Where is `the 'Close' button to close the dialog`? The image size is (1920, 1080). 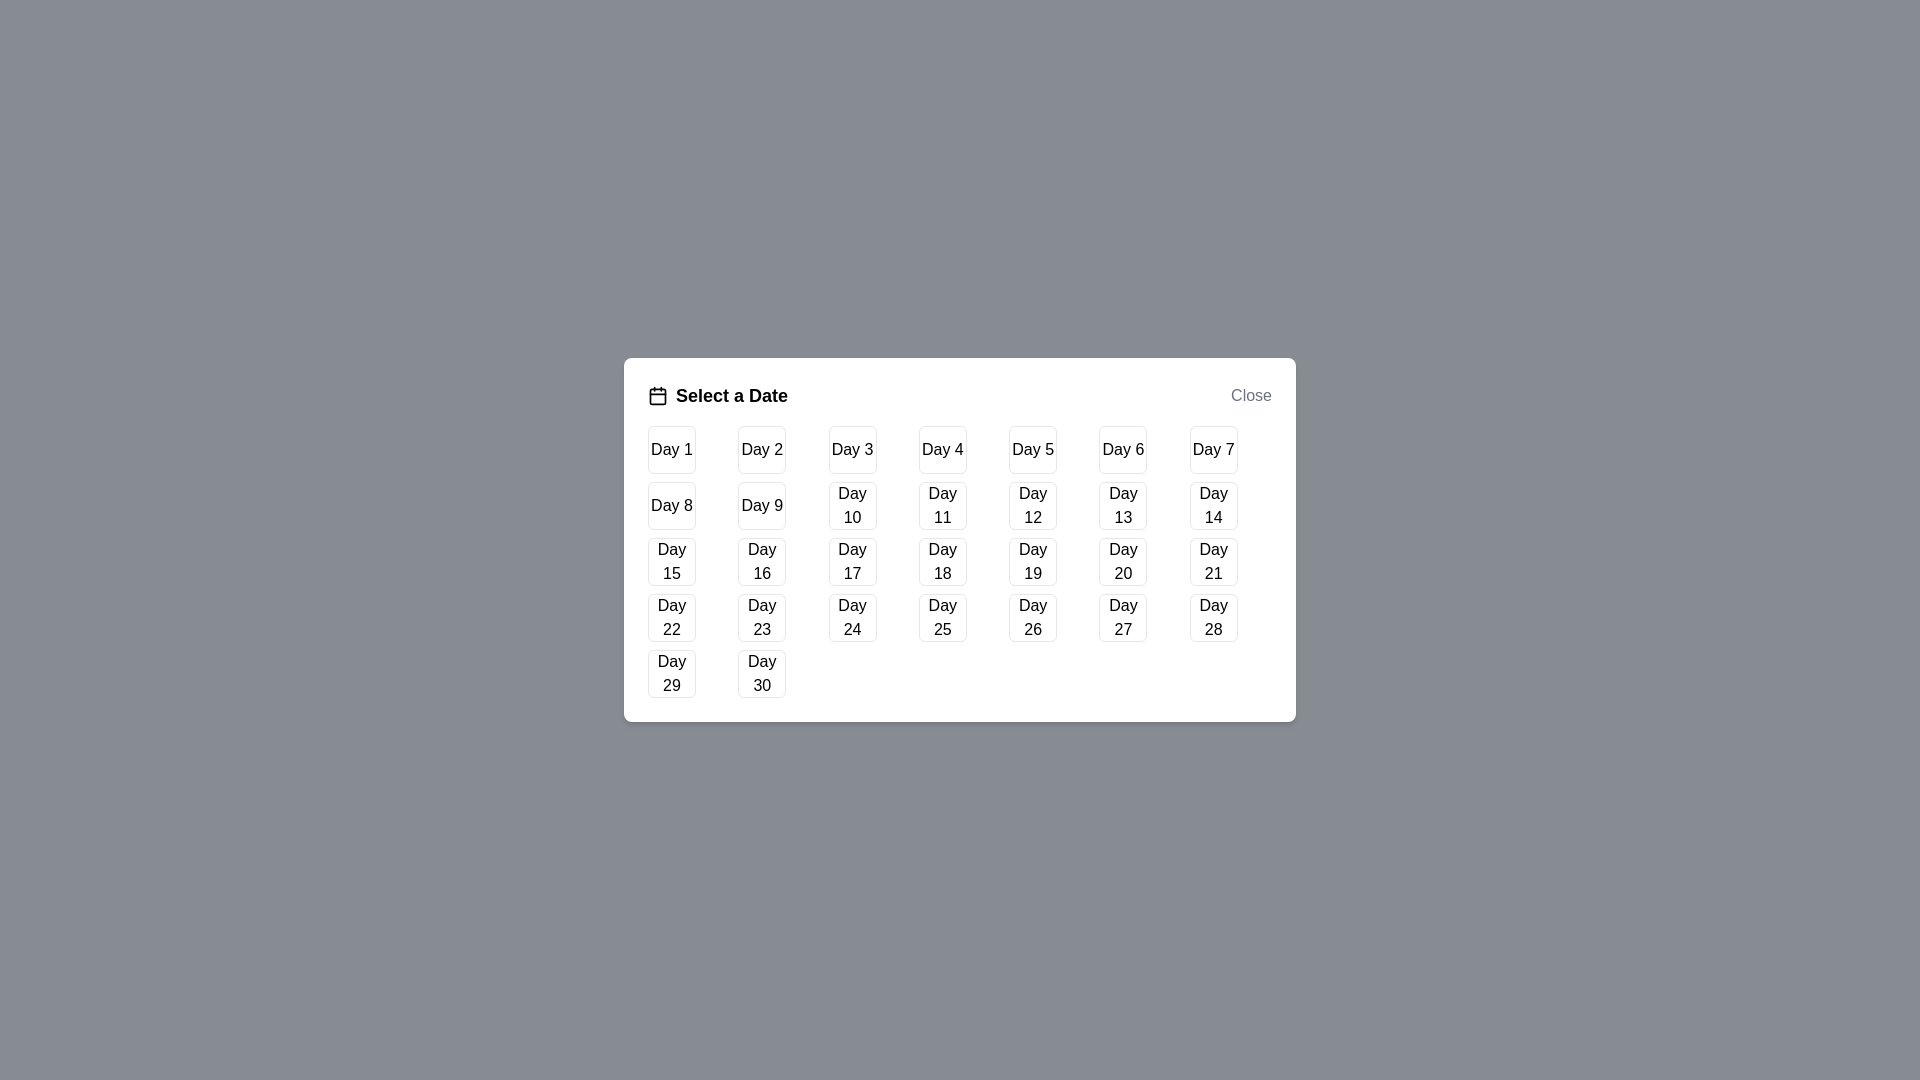
the 'Close' button to close the dialog is located at coordinates (1250, 396).